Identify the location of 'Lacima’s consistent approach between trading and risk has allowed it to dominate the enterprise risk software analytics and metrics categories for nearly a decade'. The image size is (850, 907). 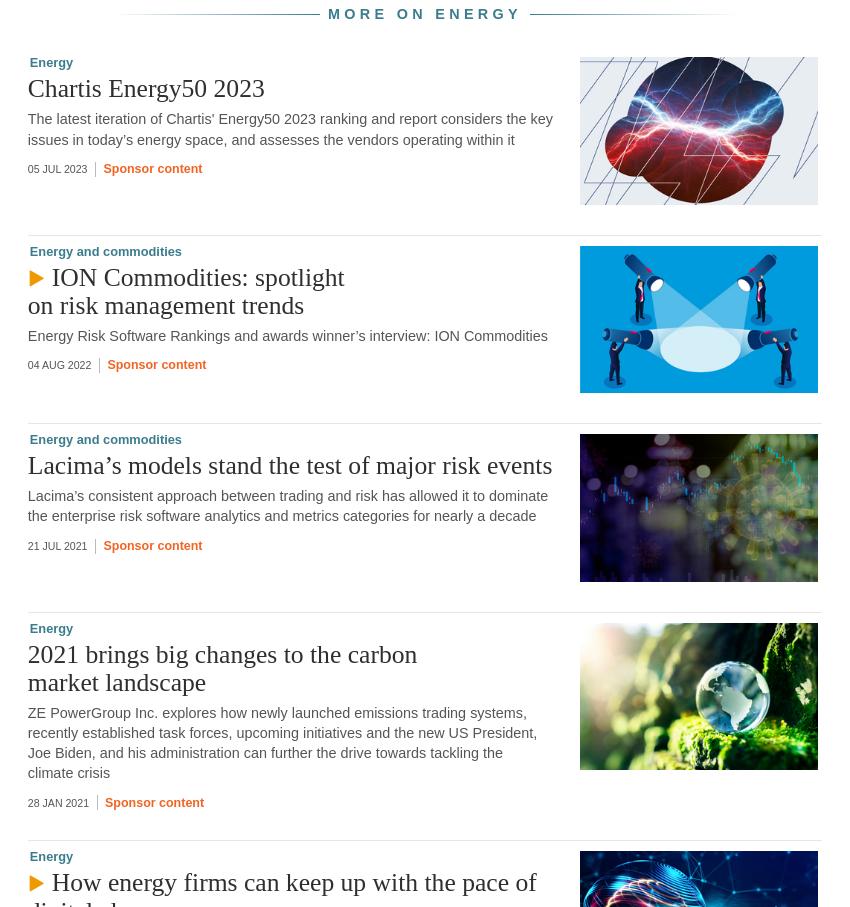
(286, 505).